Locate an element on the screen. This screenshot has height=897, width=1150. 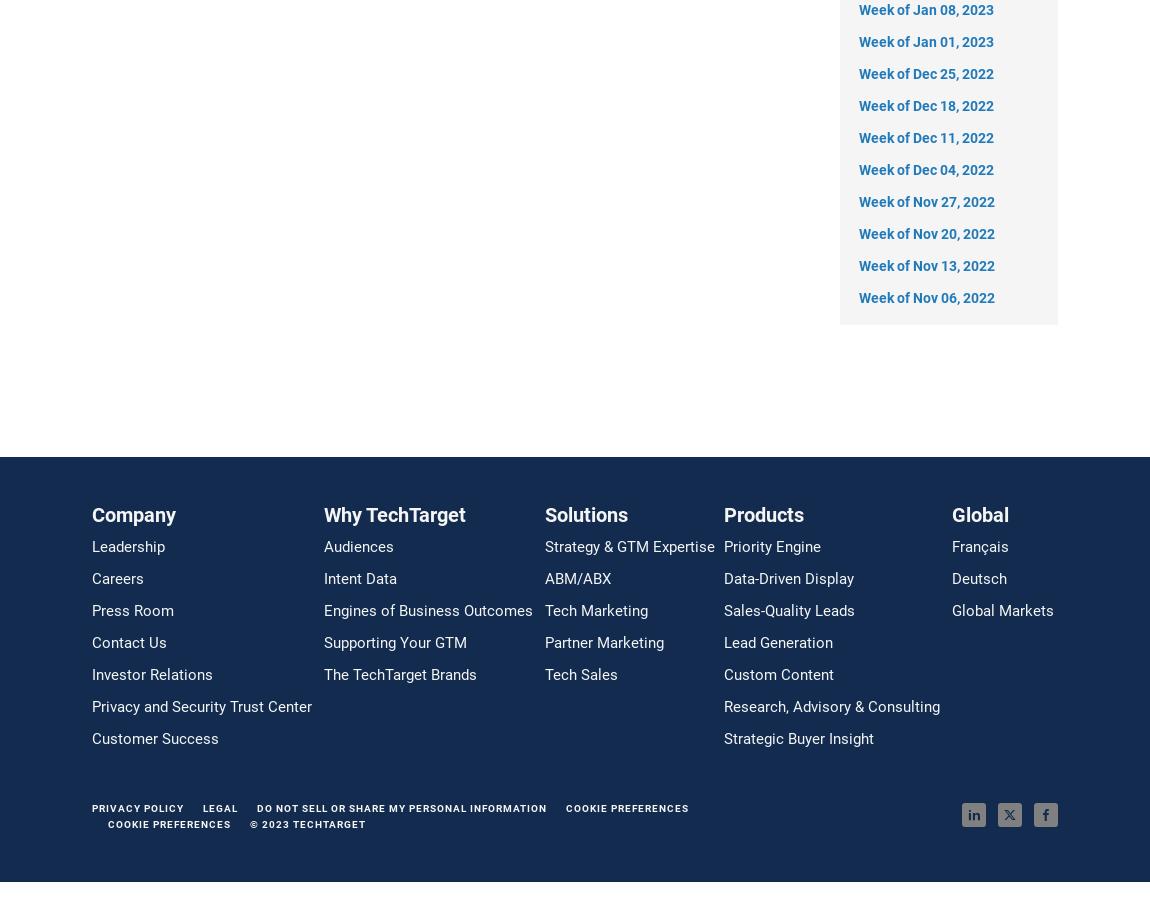
'© 2023 TECHTARGET' is located at coordinates (307, 824).